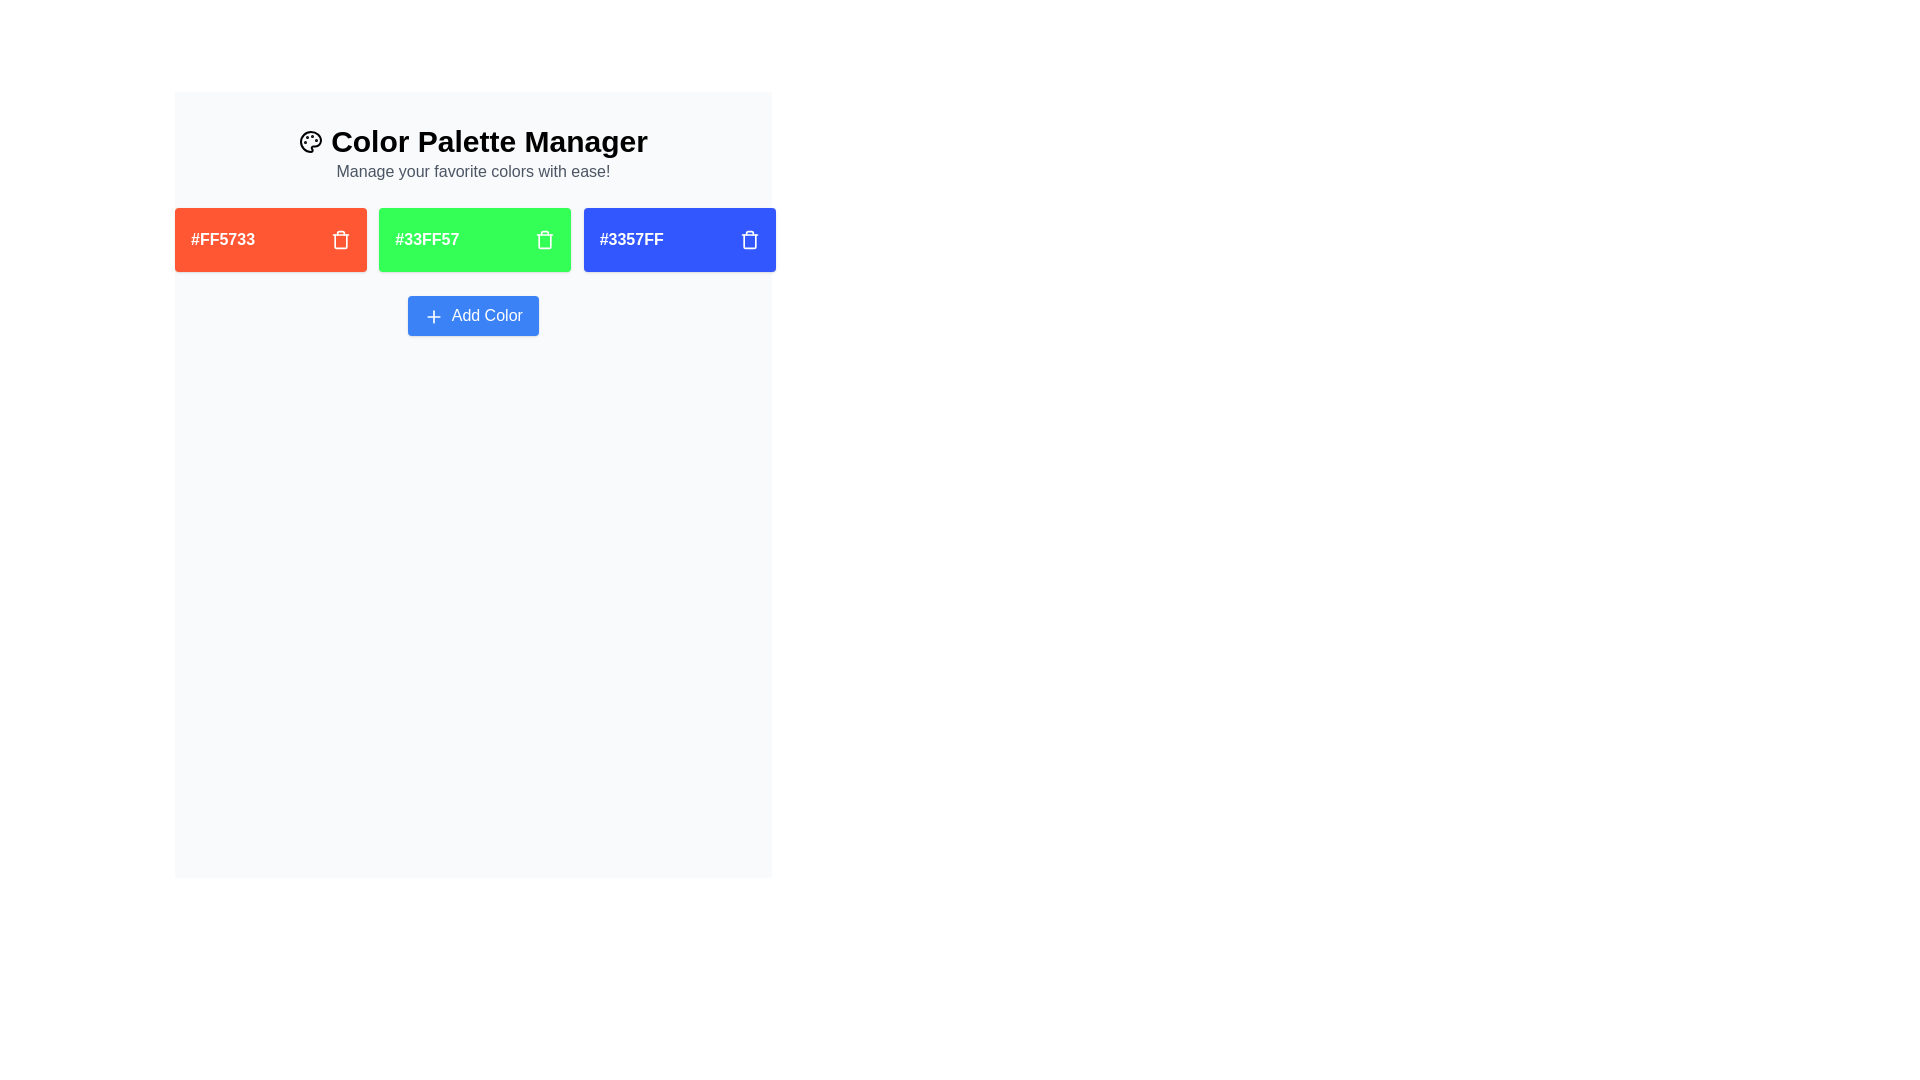  Describe the element at coordinates (472, 153) in the screenshot. I see `the 'Color Palette Manager' header` at that location.